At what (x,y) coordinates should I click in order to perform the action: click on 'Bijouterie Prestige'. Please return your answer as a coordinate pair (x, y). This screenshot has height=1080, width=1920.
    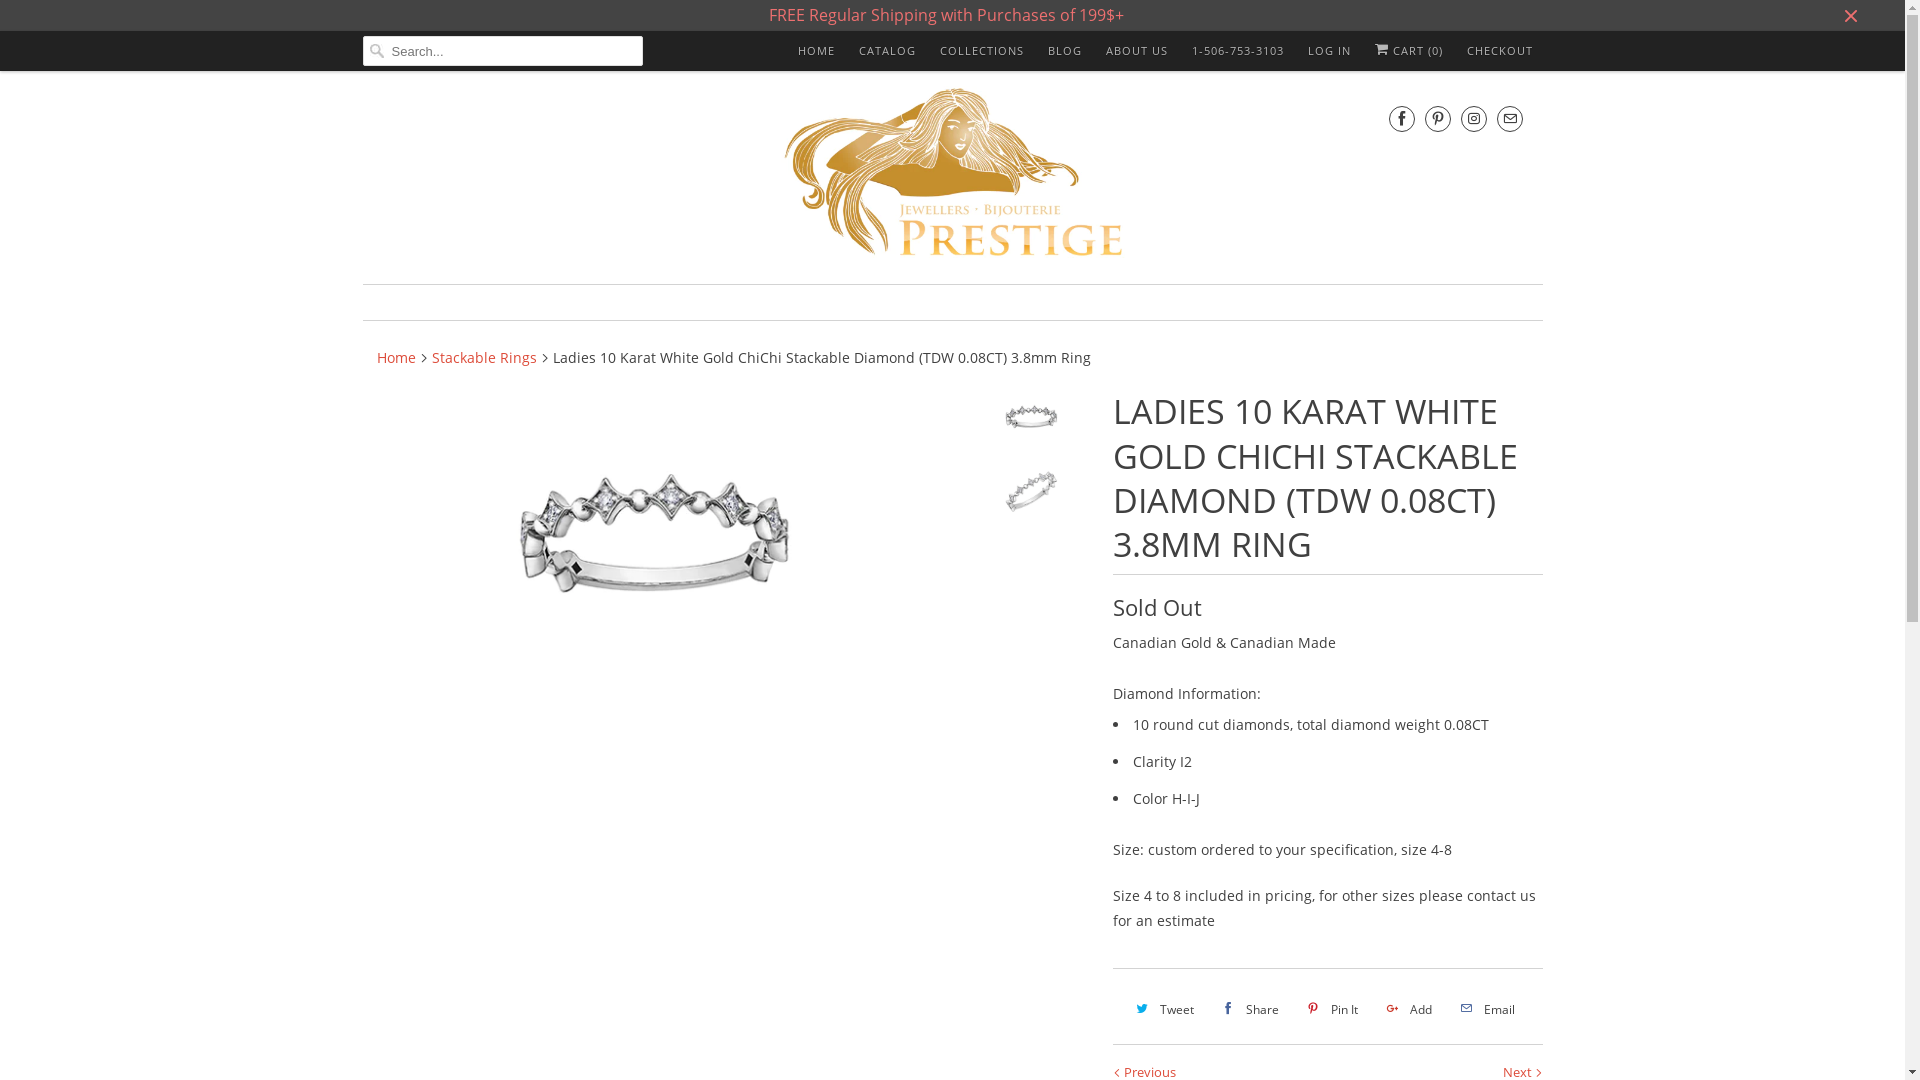
    Looking at the image, I should click on (952, 173).